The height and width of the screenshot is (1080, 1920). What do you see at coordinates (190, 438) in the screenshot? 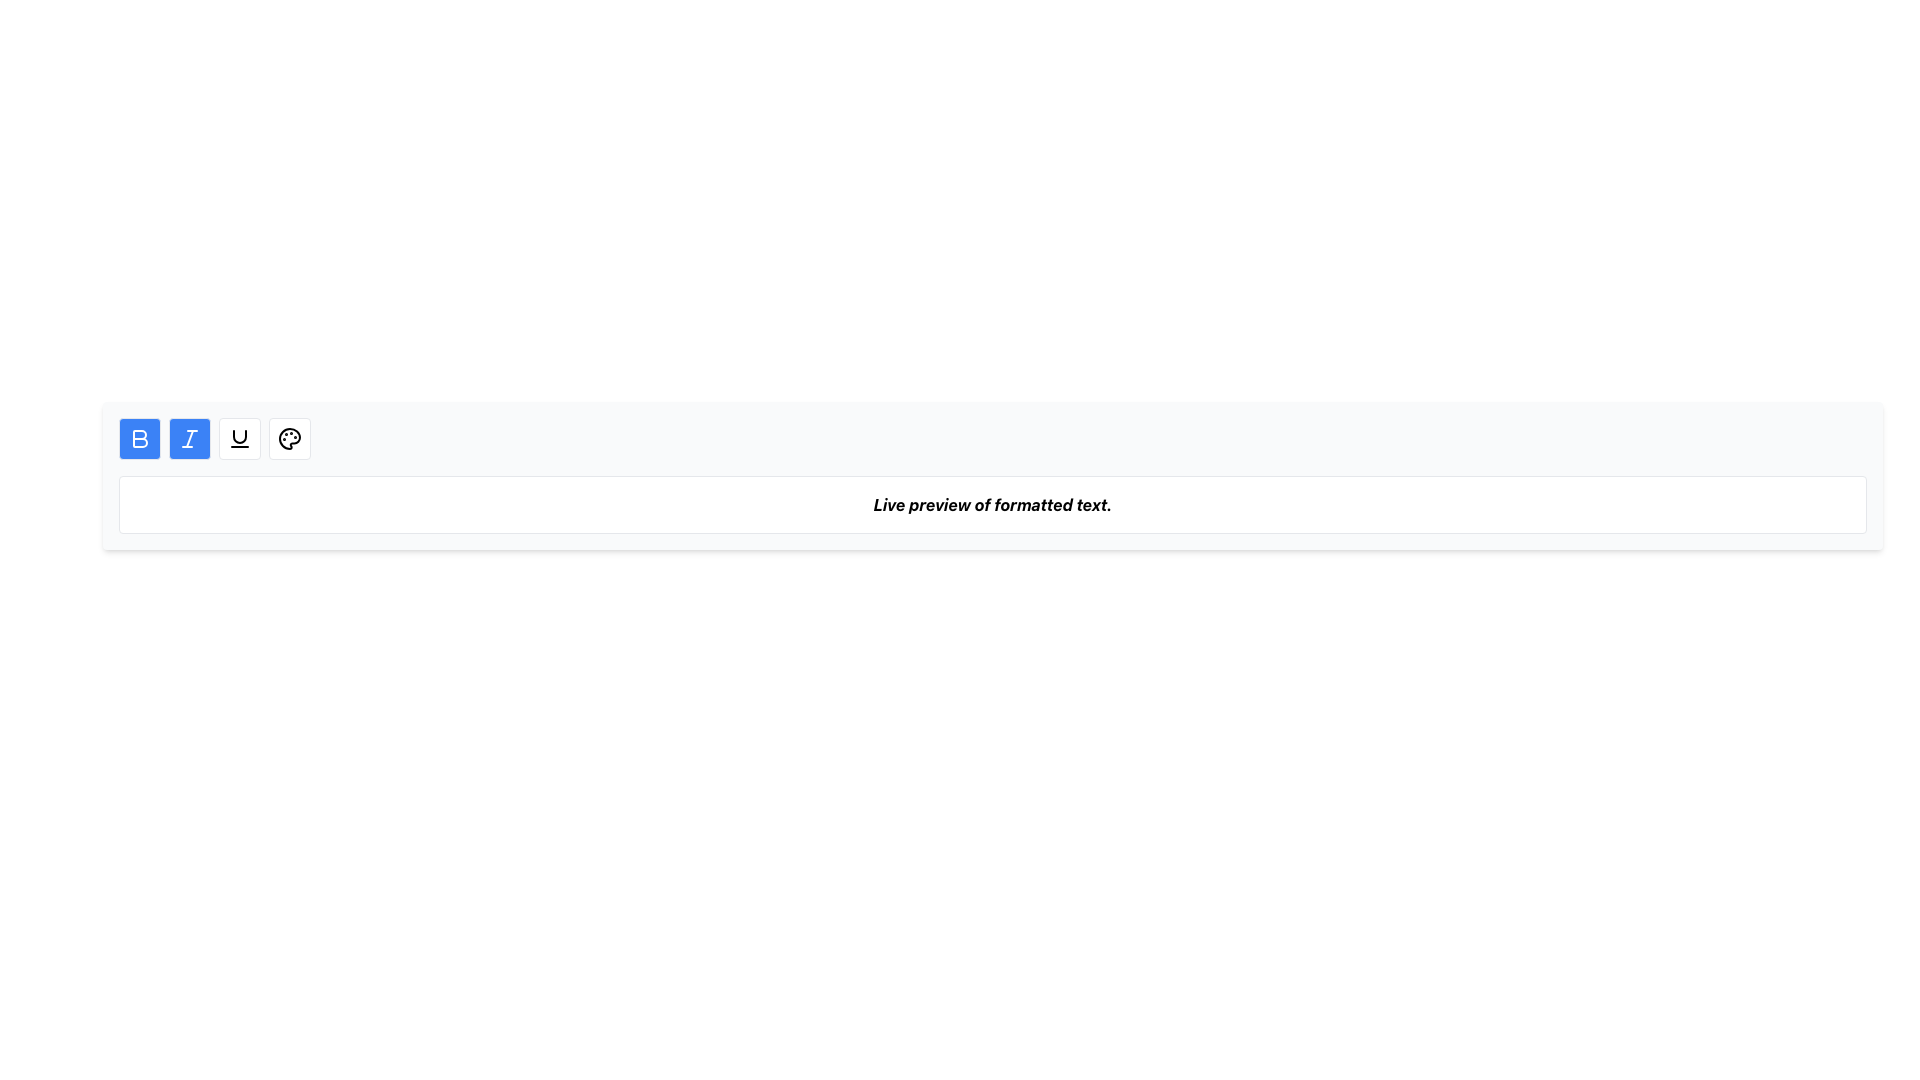
I see `the diagonal line SVG element within the italic text formatting icon` at bounding box center [190, 438].